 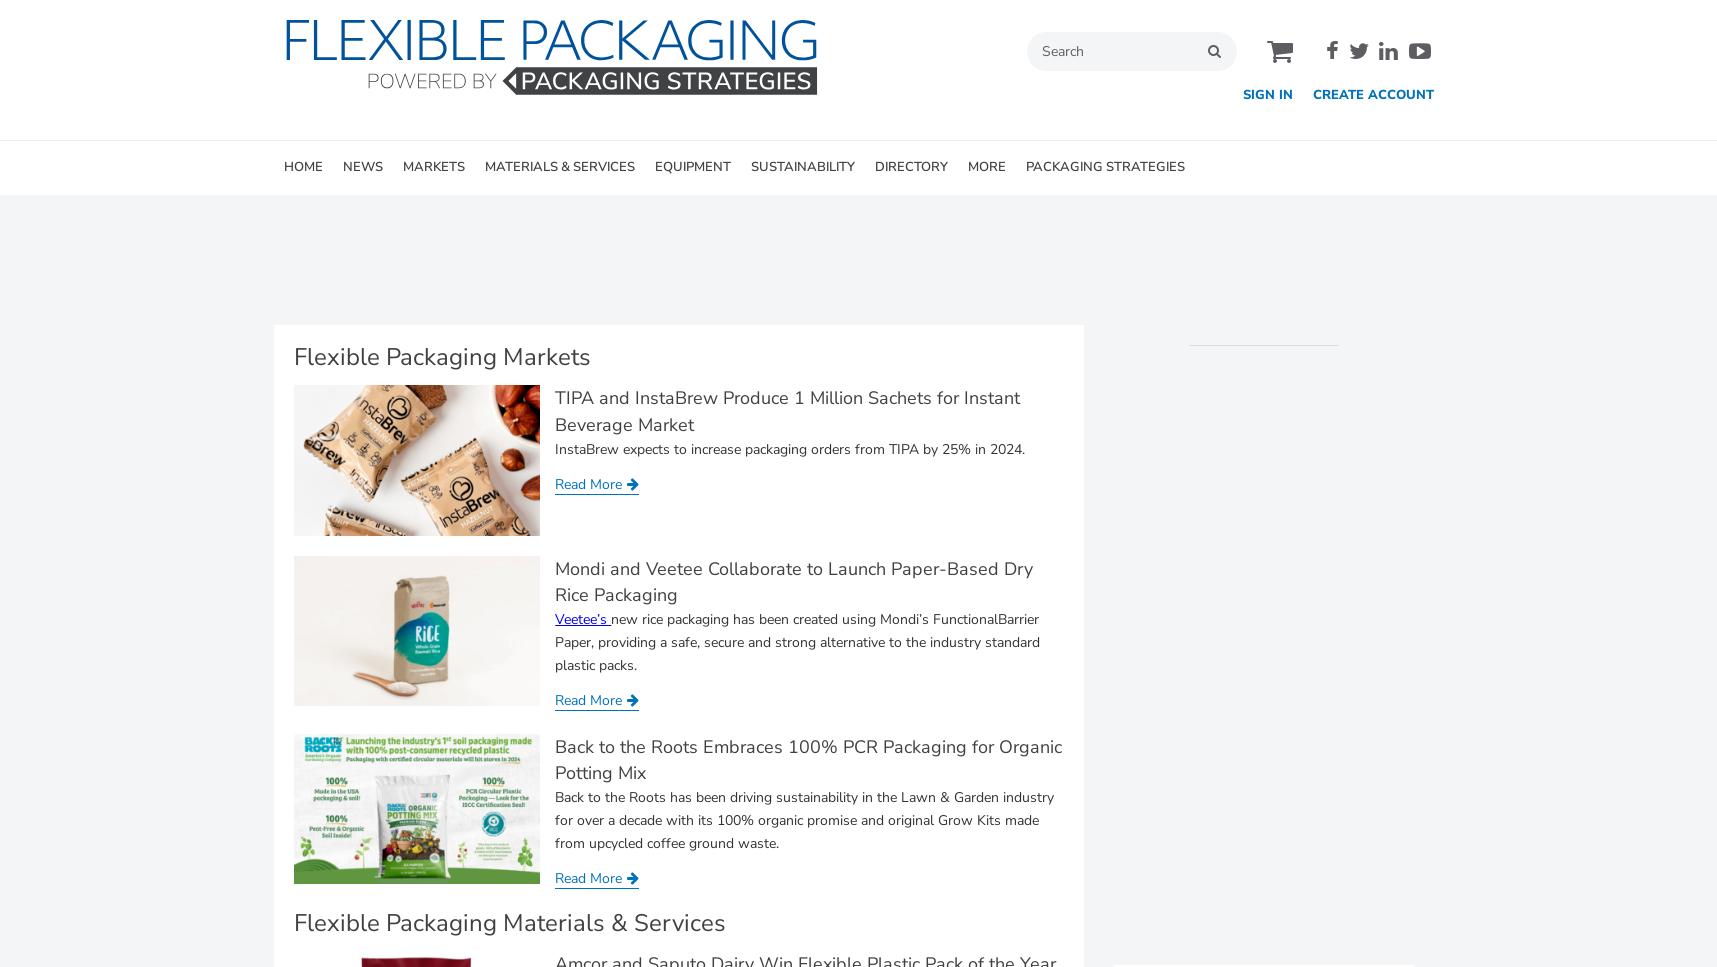 What do you see at coordinates (508, 923) in the screenshot?
I see `'Flexible Packaging Materials & Services'` at bounding box center [508, 923].